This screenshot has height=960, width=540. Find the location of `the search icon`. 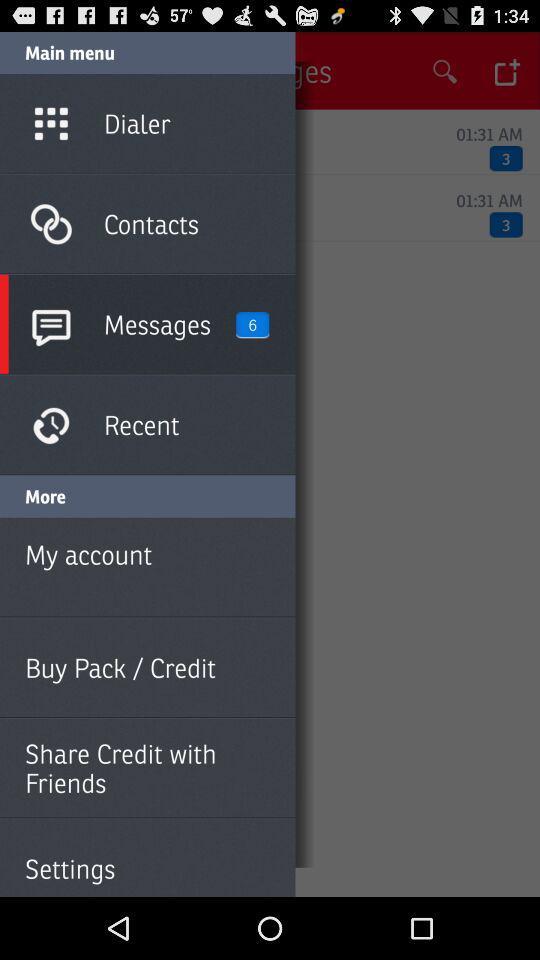

the search icon is located at coordinates (445, 76).